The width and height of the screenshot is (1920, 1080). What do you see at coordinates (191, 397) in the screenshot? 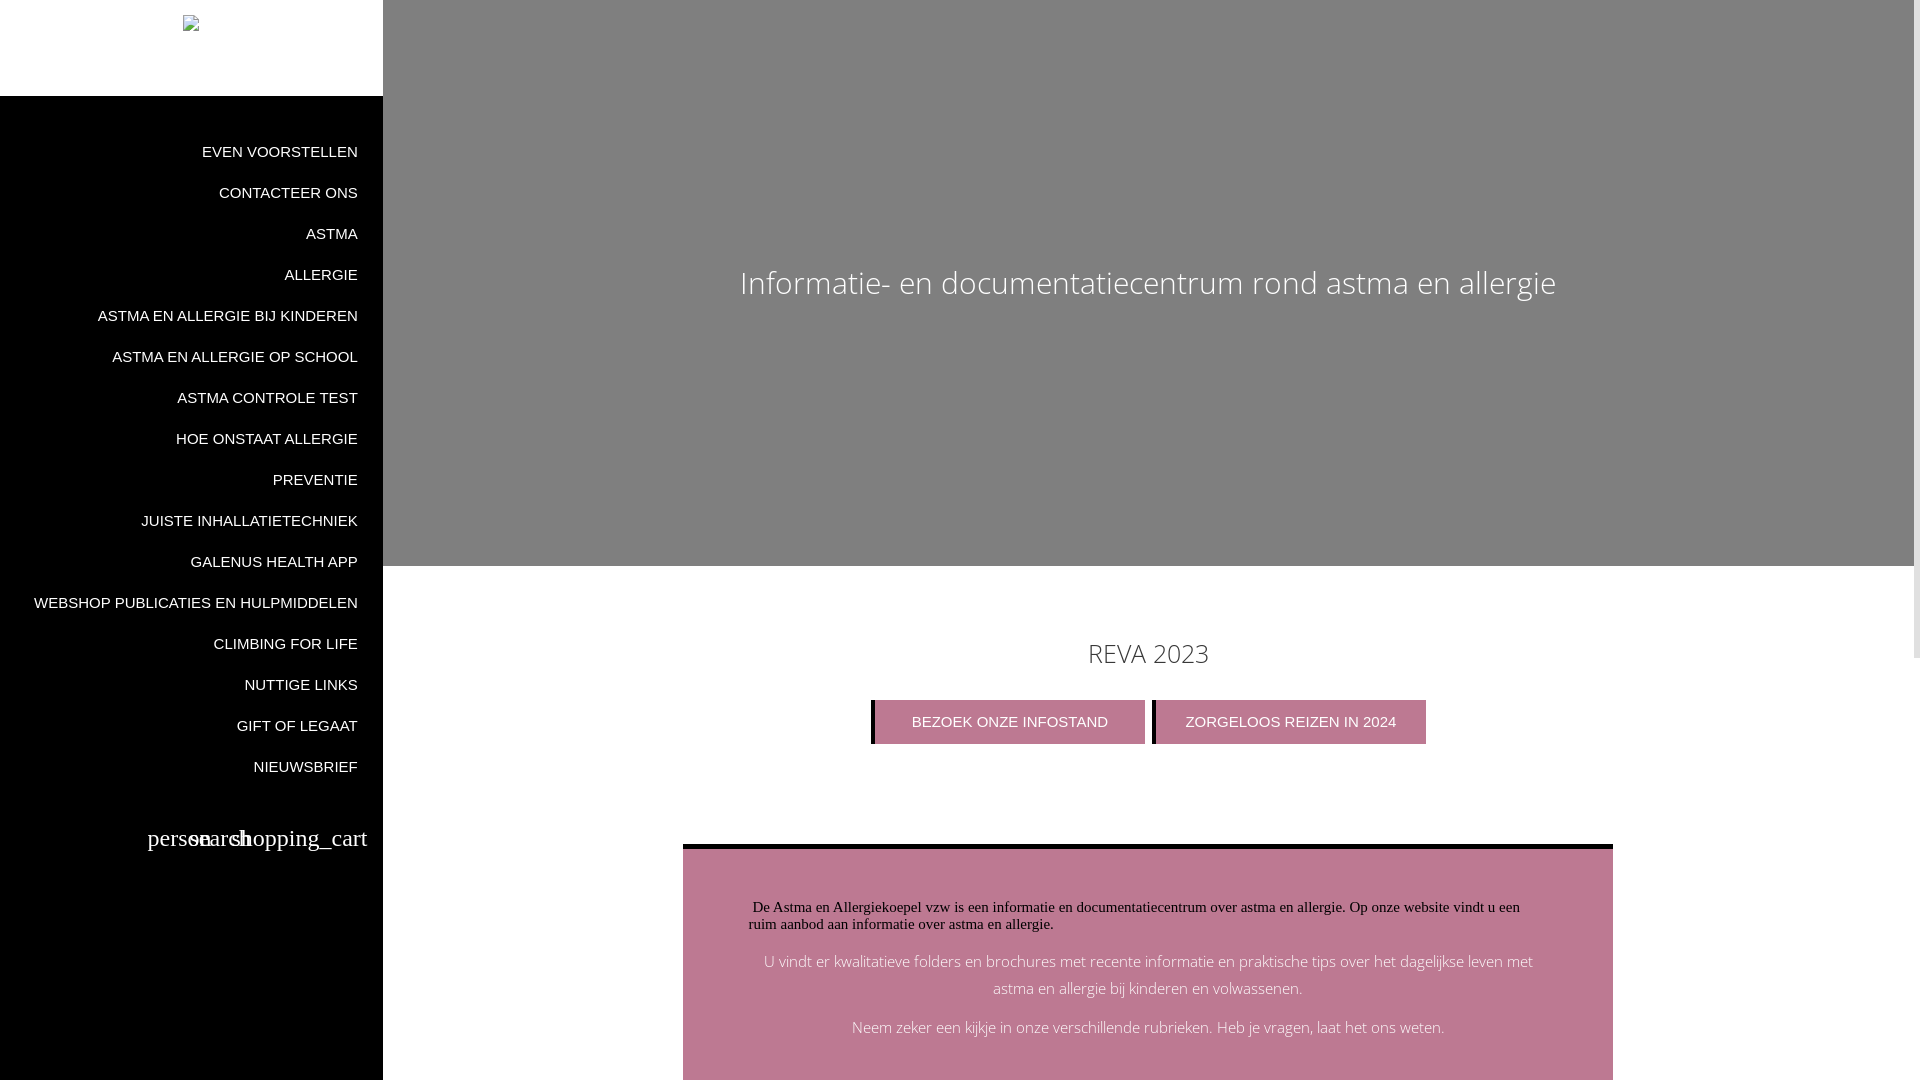
I see `'ASTMA CONTROLE TEST'` at bounding box center [191, 397].